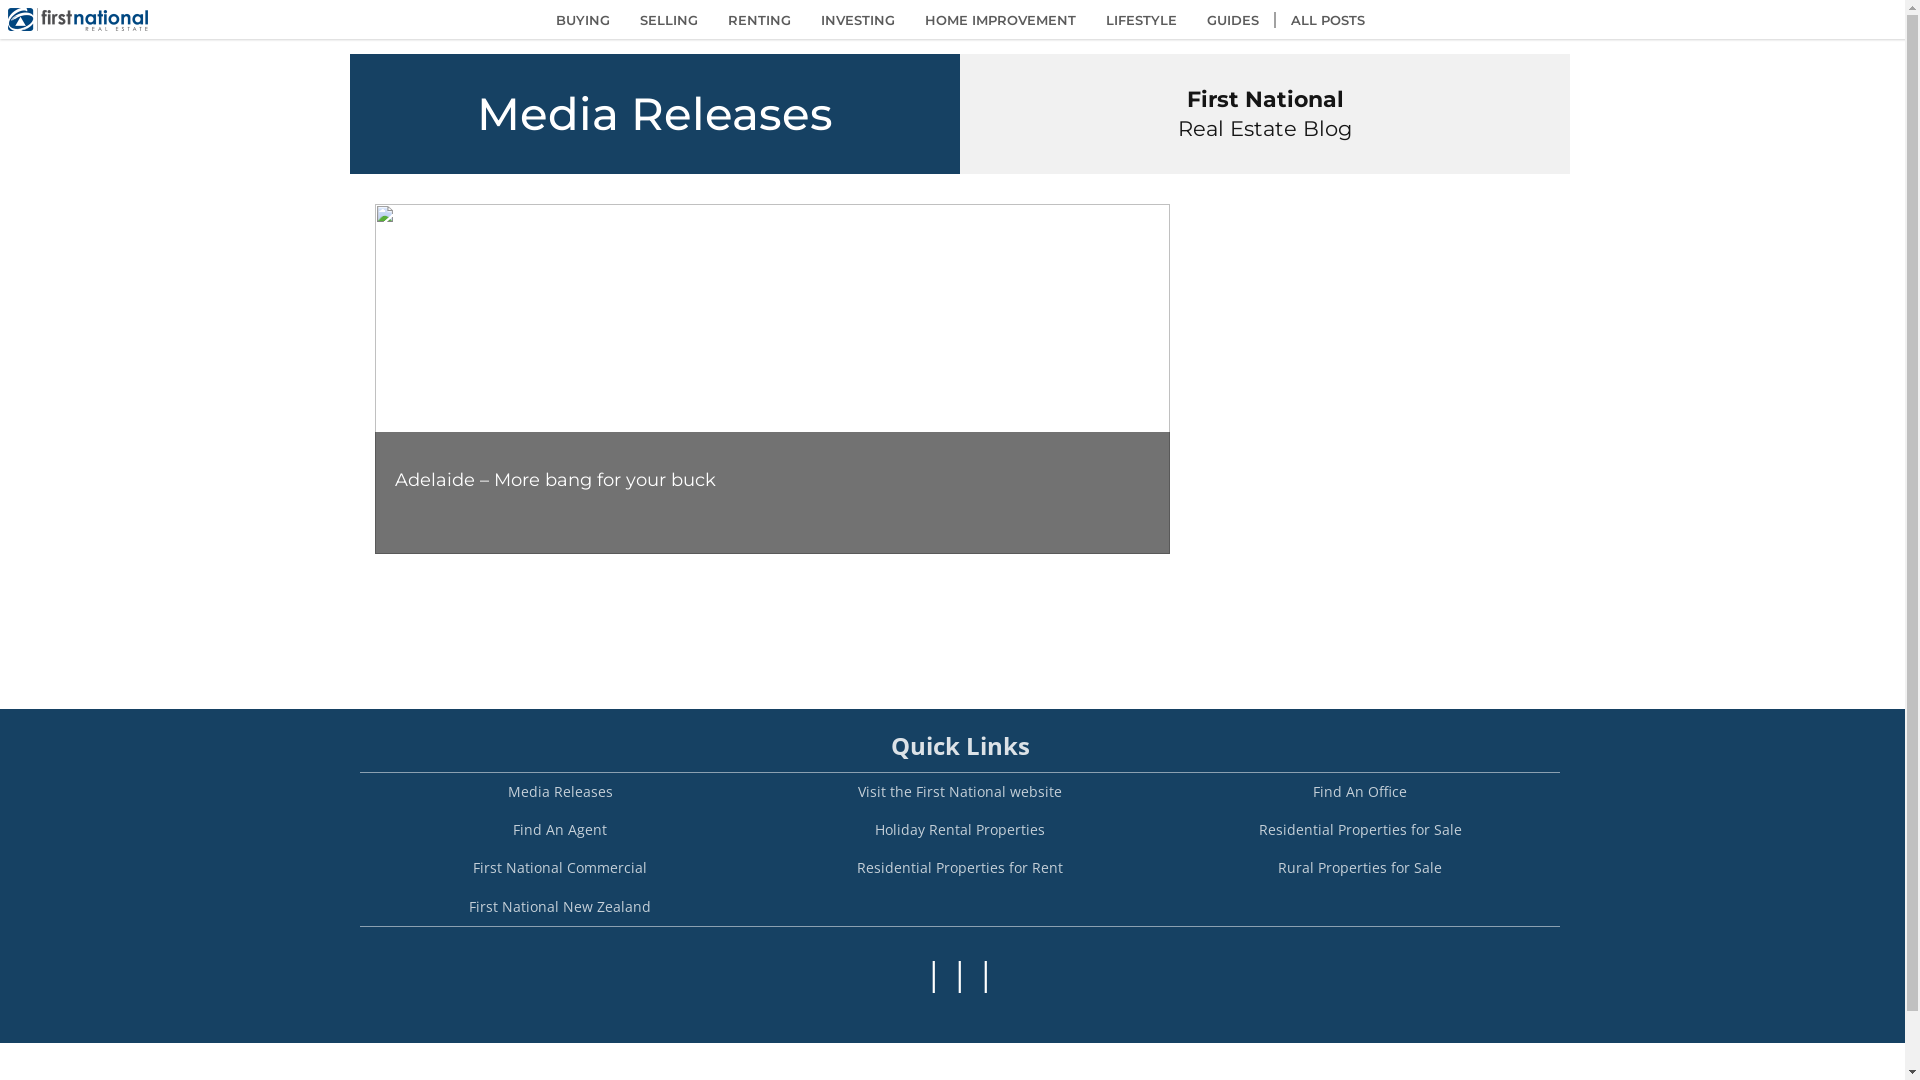 Image resolution: width=1920 pixels, height=1080 pixels. What do you see at coordinates (580, 19) in the screenshot?
I see `'BUYING'` at bounding box center [580, 19].